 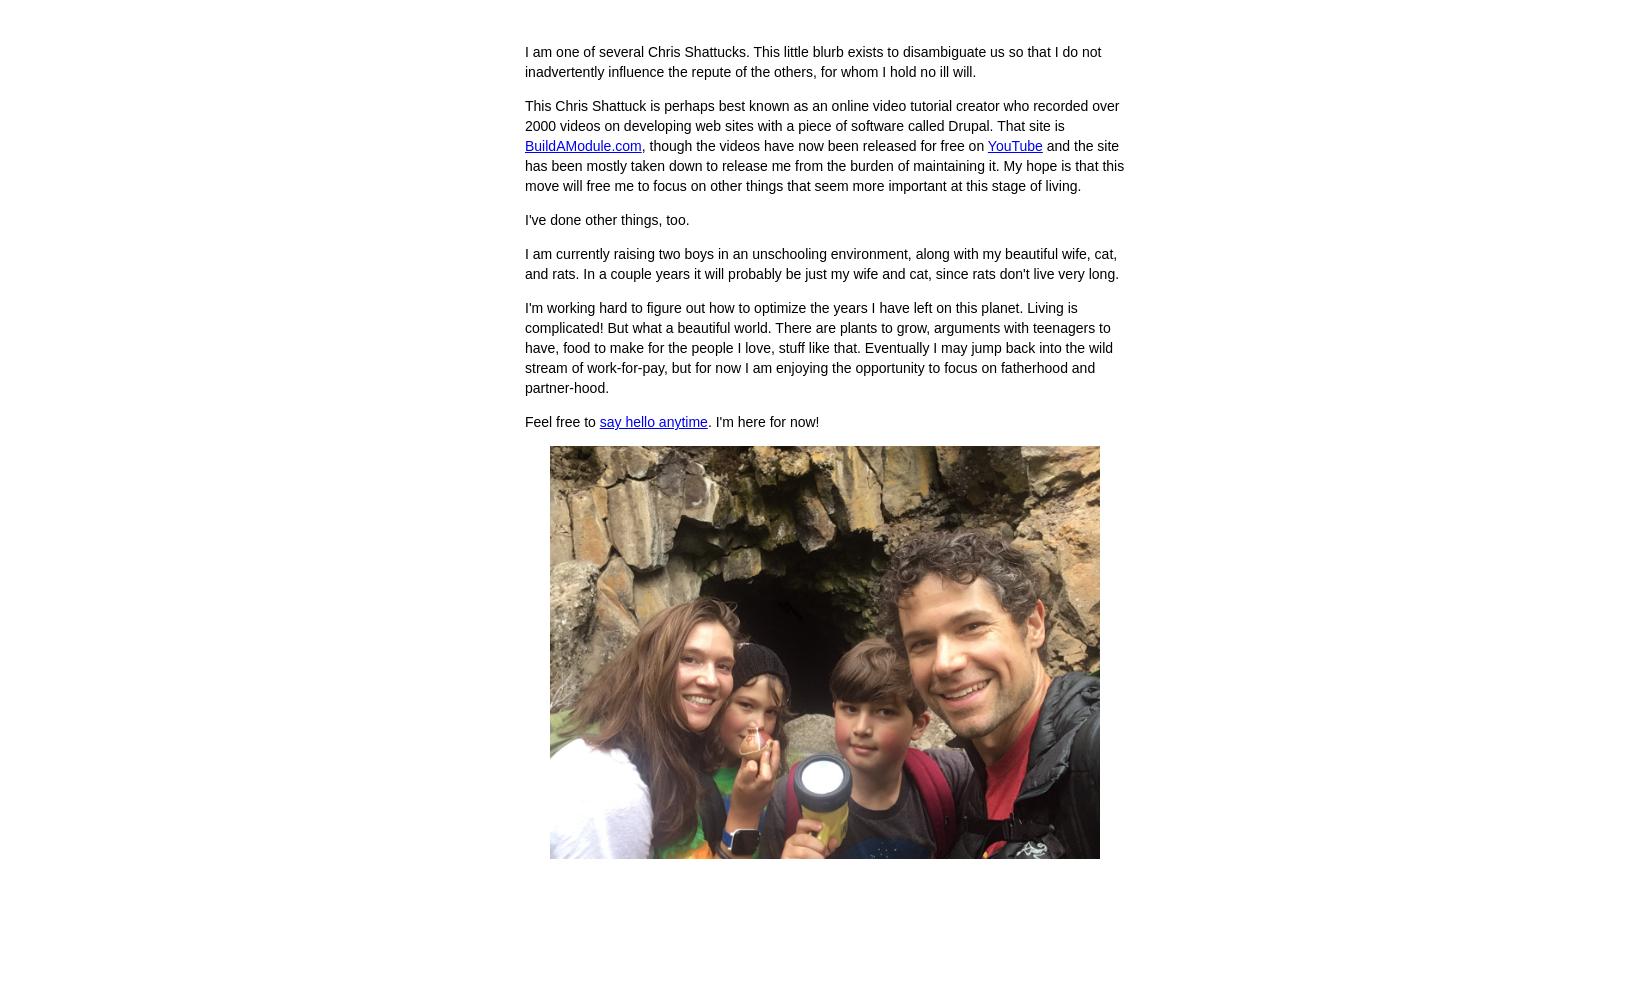 What do you see at coordinates (821, 264) in the screenshot?
I see `'I am currently raising two boys in an unschooling environment, along with my beautiful wife, cat, and rats. In a couple years it will probably be just my wife and cat, since rats don't live very long.'` at bounding box center [821, 264].